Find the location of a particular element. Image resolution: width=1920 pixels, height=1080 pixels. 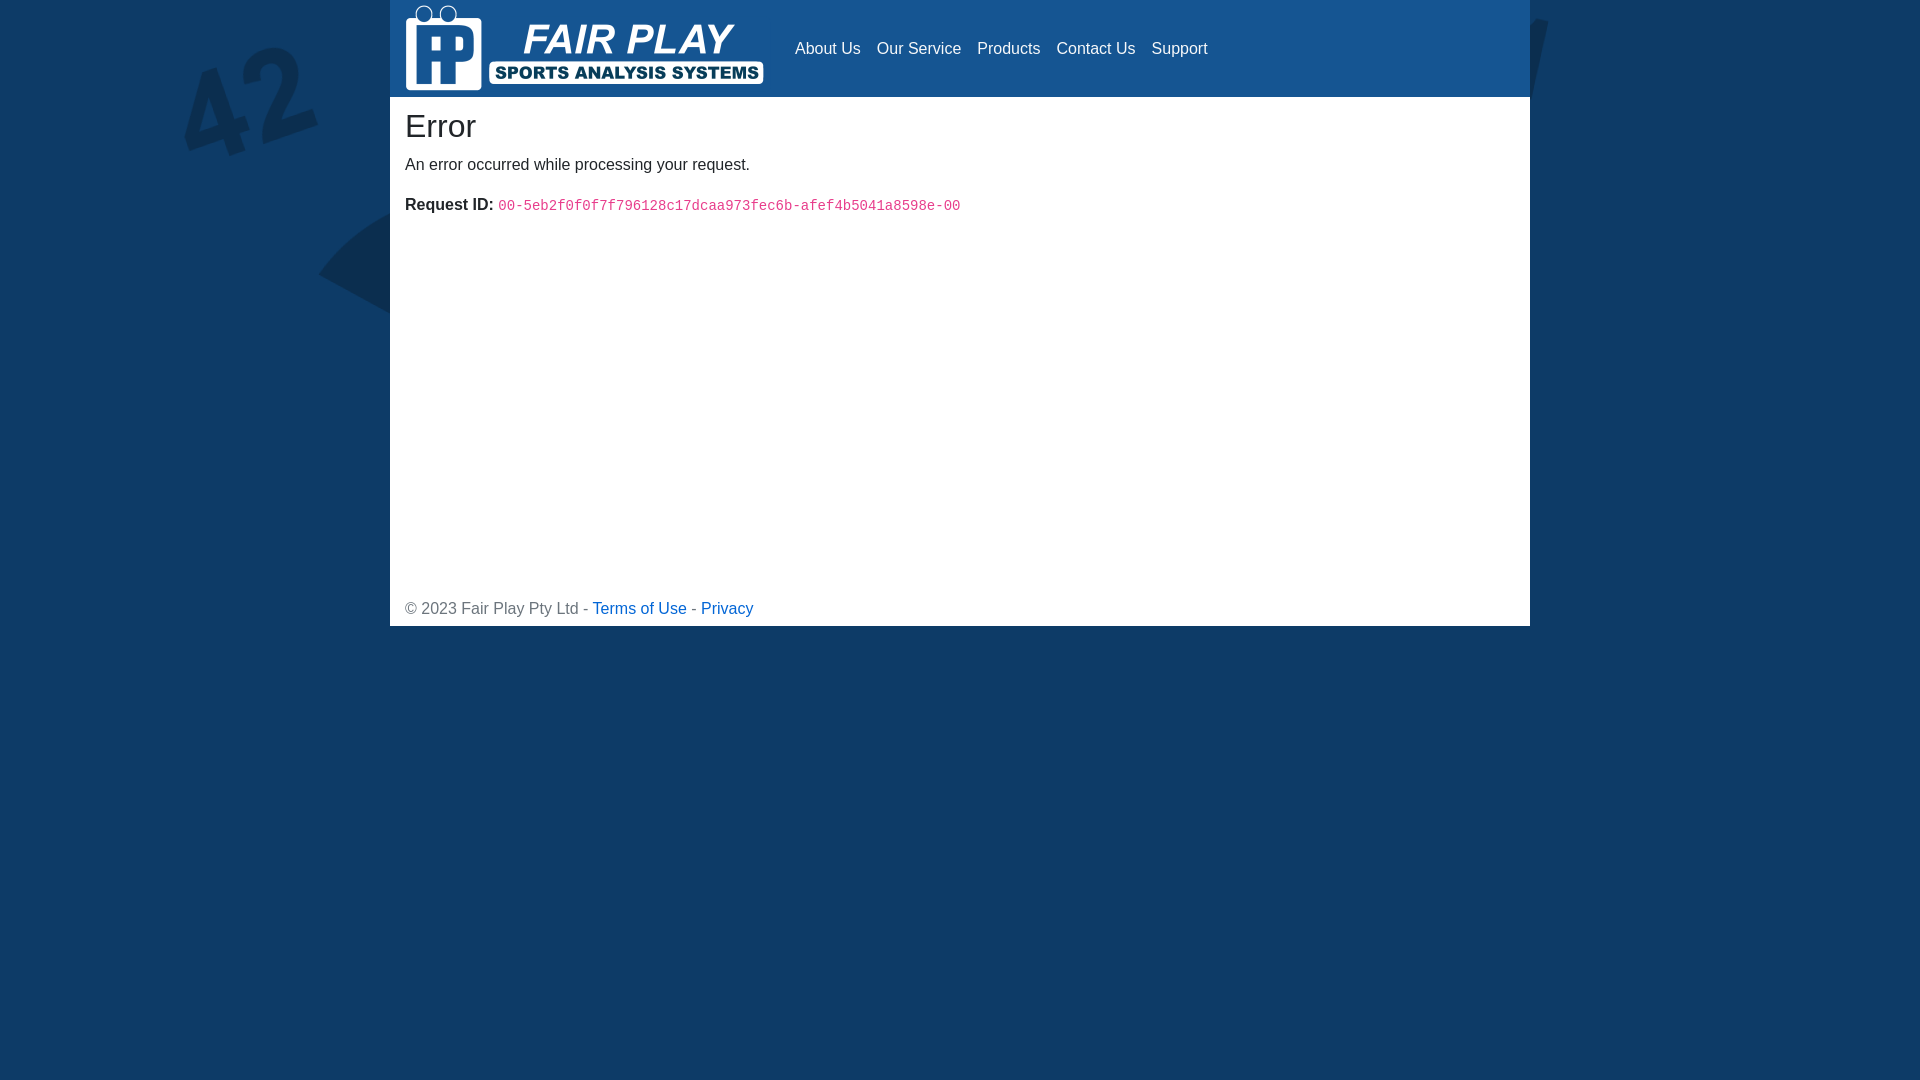

'Our Service' is located at coordinates (917, 46).